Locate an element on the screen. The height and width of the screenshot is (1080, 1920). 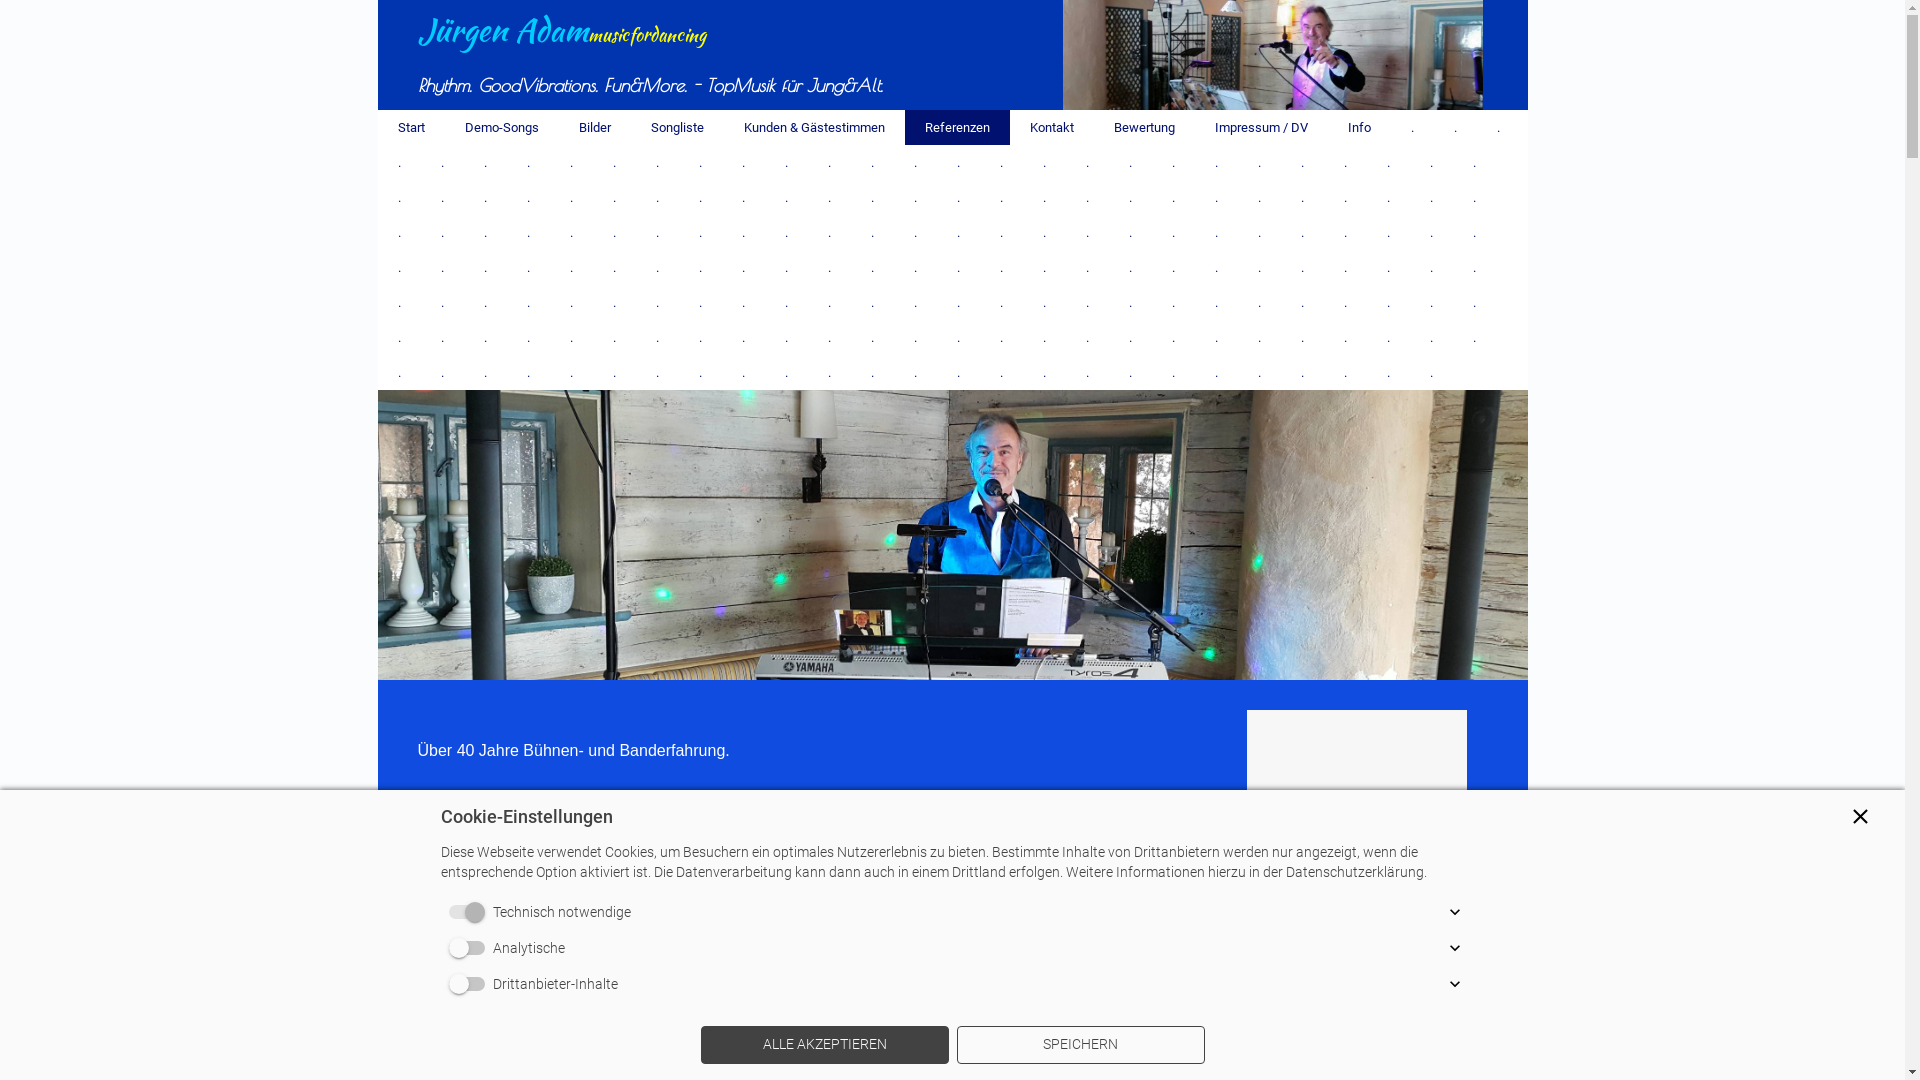
'.' is located at coordinates (1365, 161).